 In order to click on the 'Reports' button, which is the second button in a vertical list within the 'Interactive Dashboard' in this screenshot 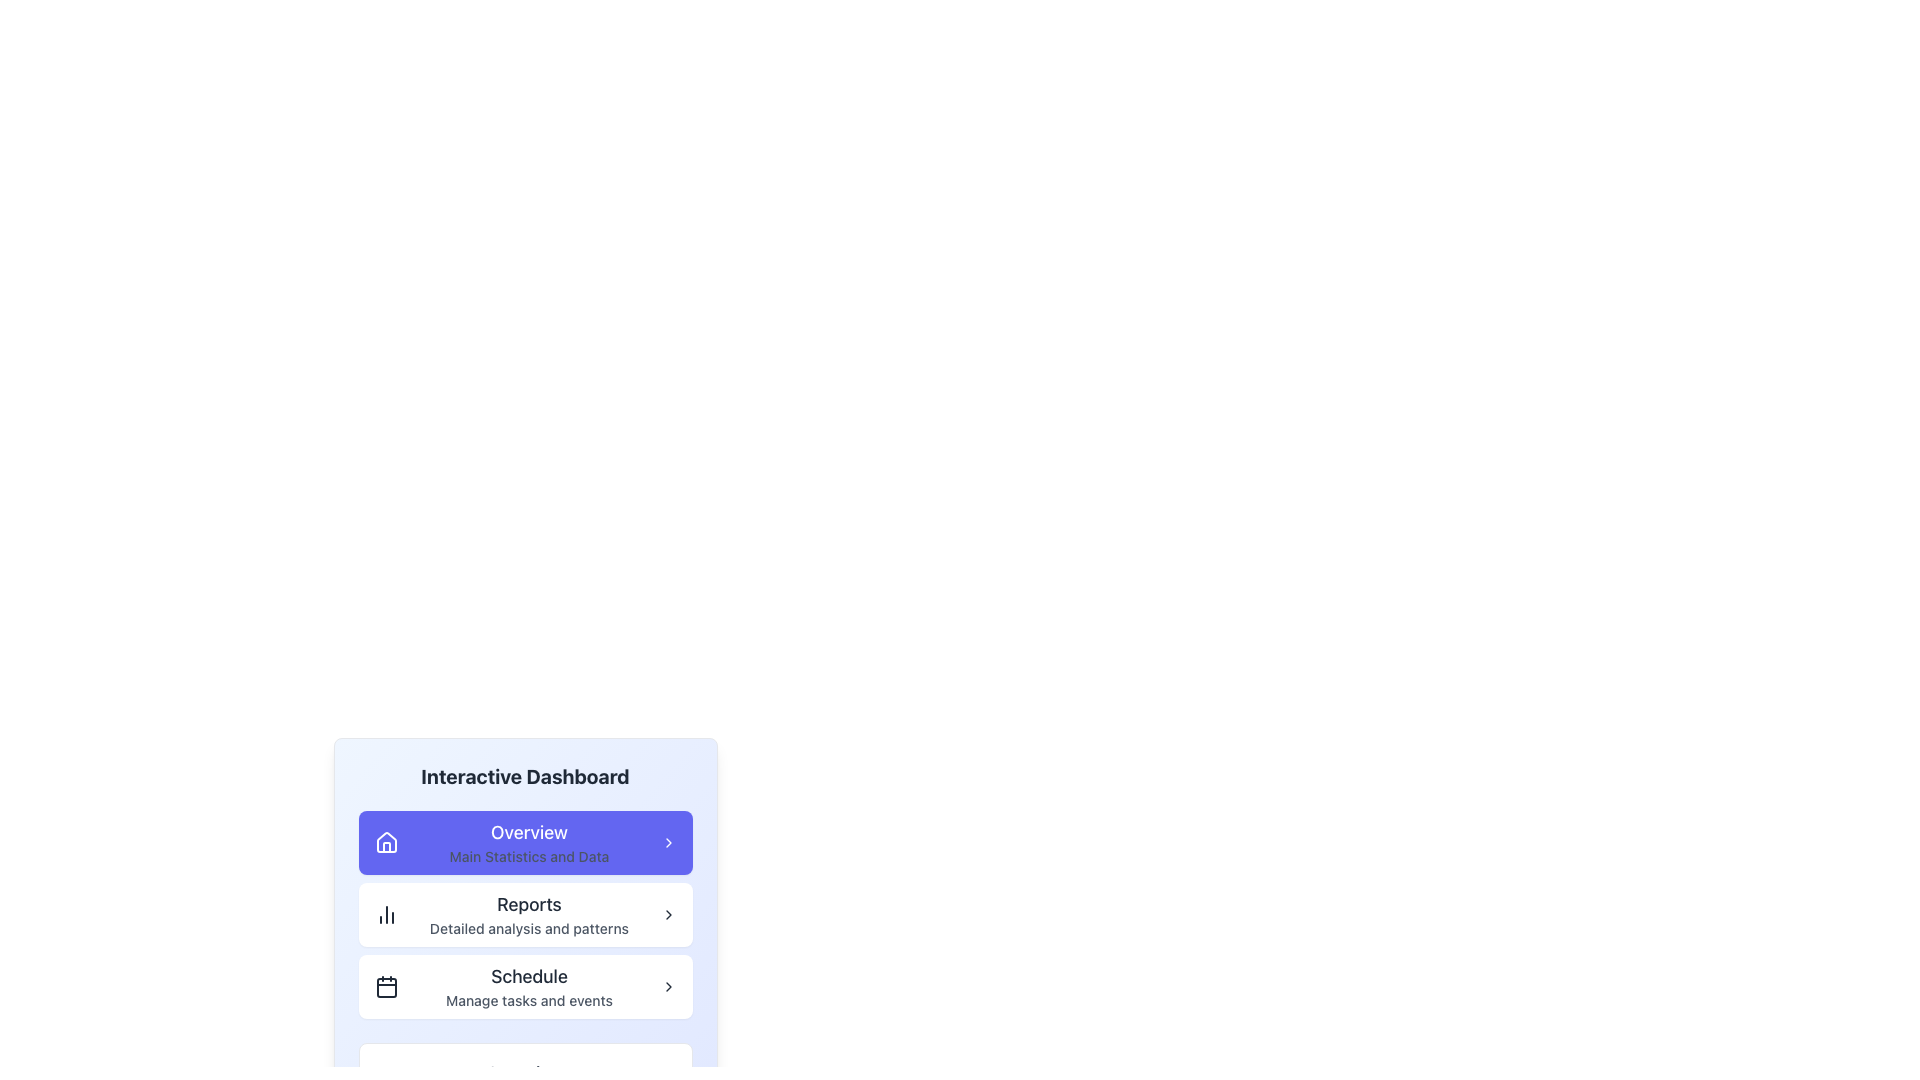, I will do `click(525, 914)`.